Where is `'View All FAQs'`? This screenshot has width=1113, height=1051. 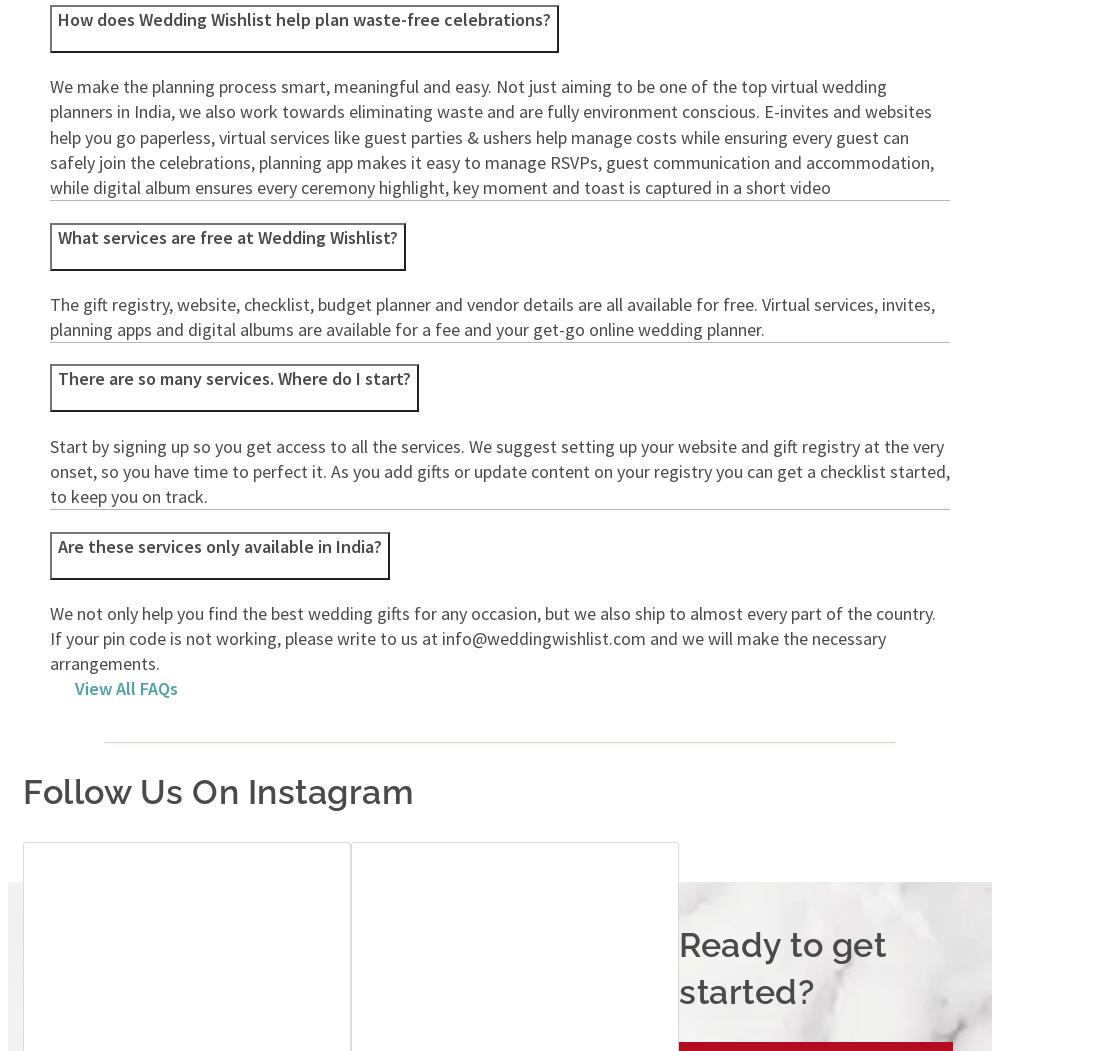 'View All FAQs' is located at coordinates (125, 687).